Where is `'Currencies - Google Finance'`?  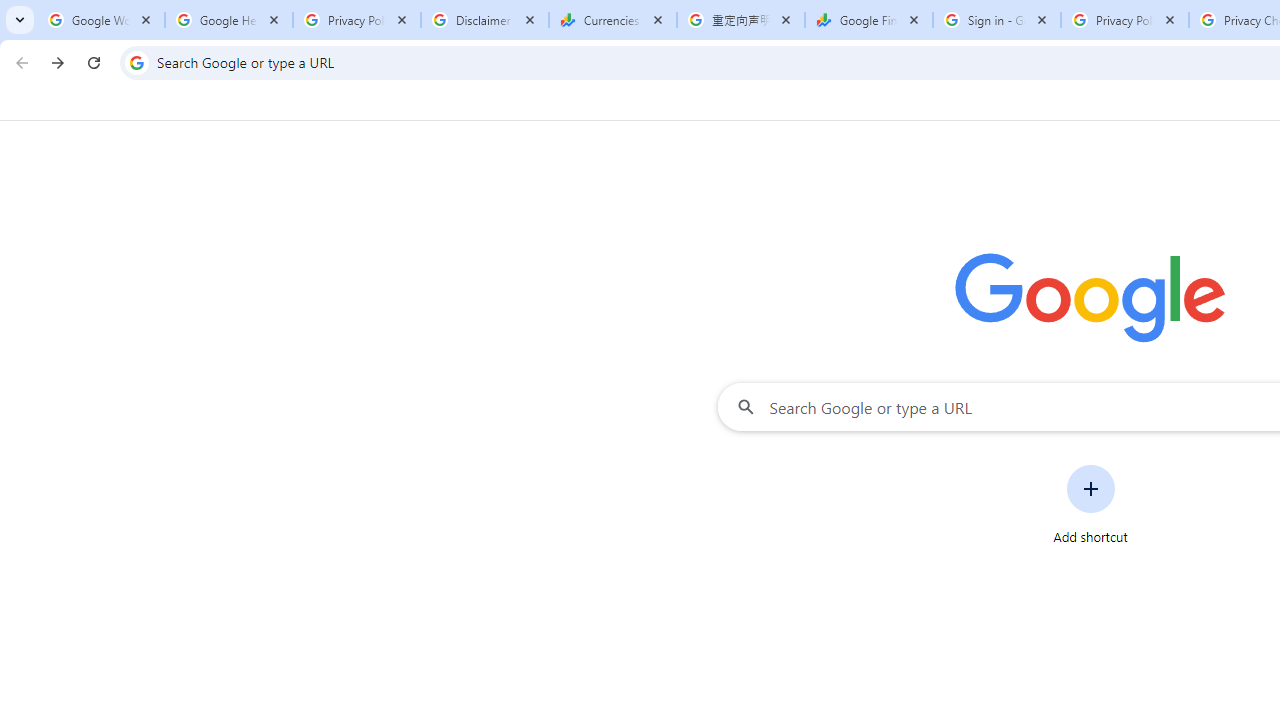 'Currencies - Google Finance' is located at coordinates (612, 20).